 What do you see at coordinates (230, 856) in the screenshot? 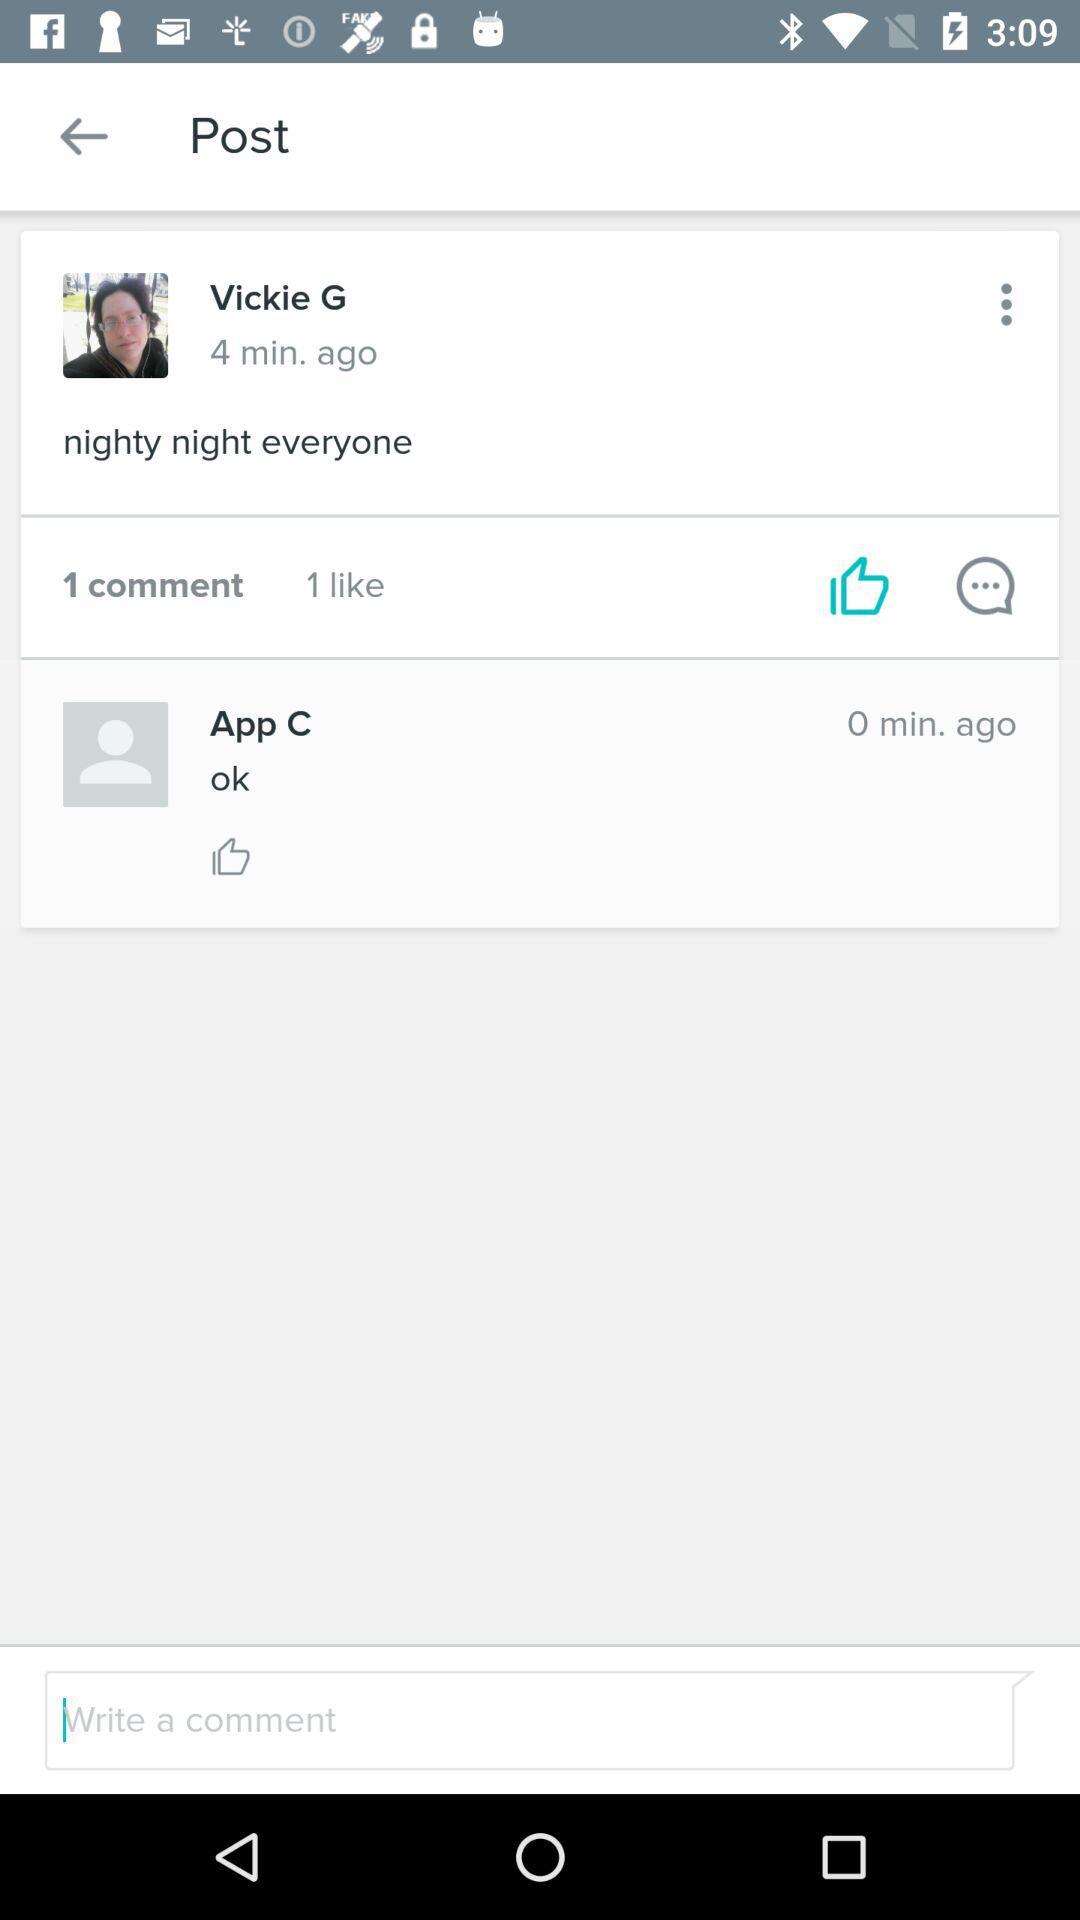
I see `vote thumbs up` at bounding box center [230, 856].